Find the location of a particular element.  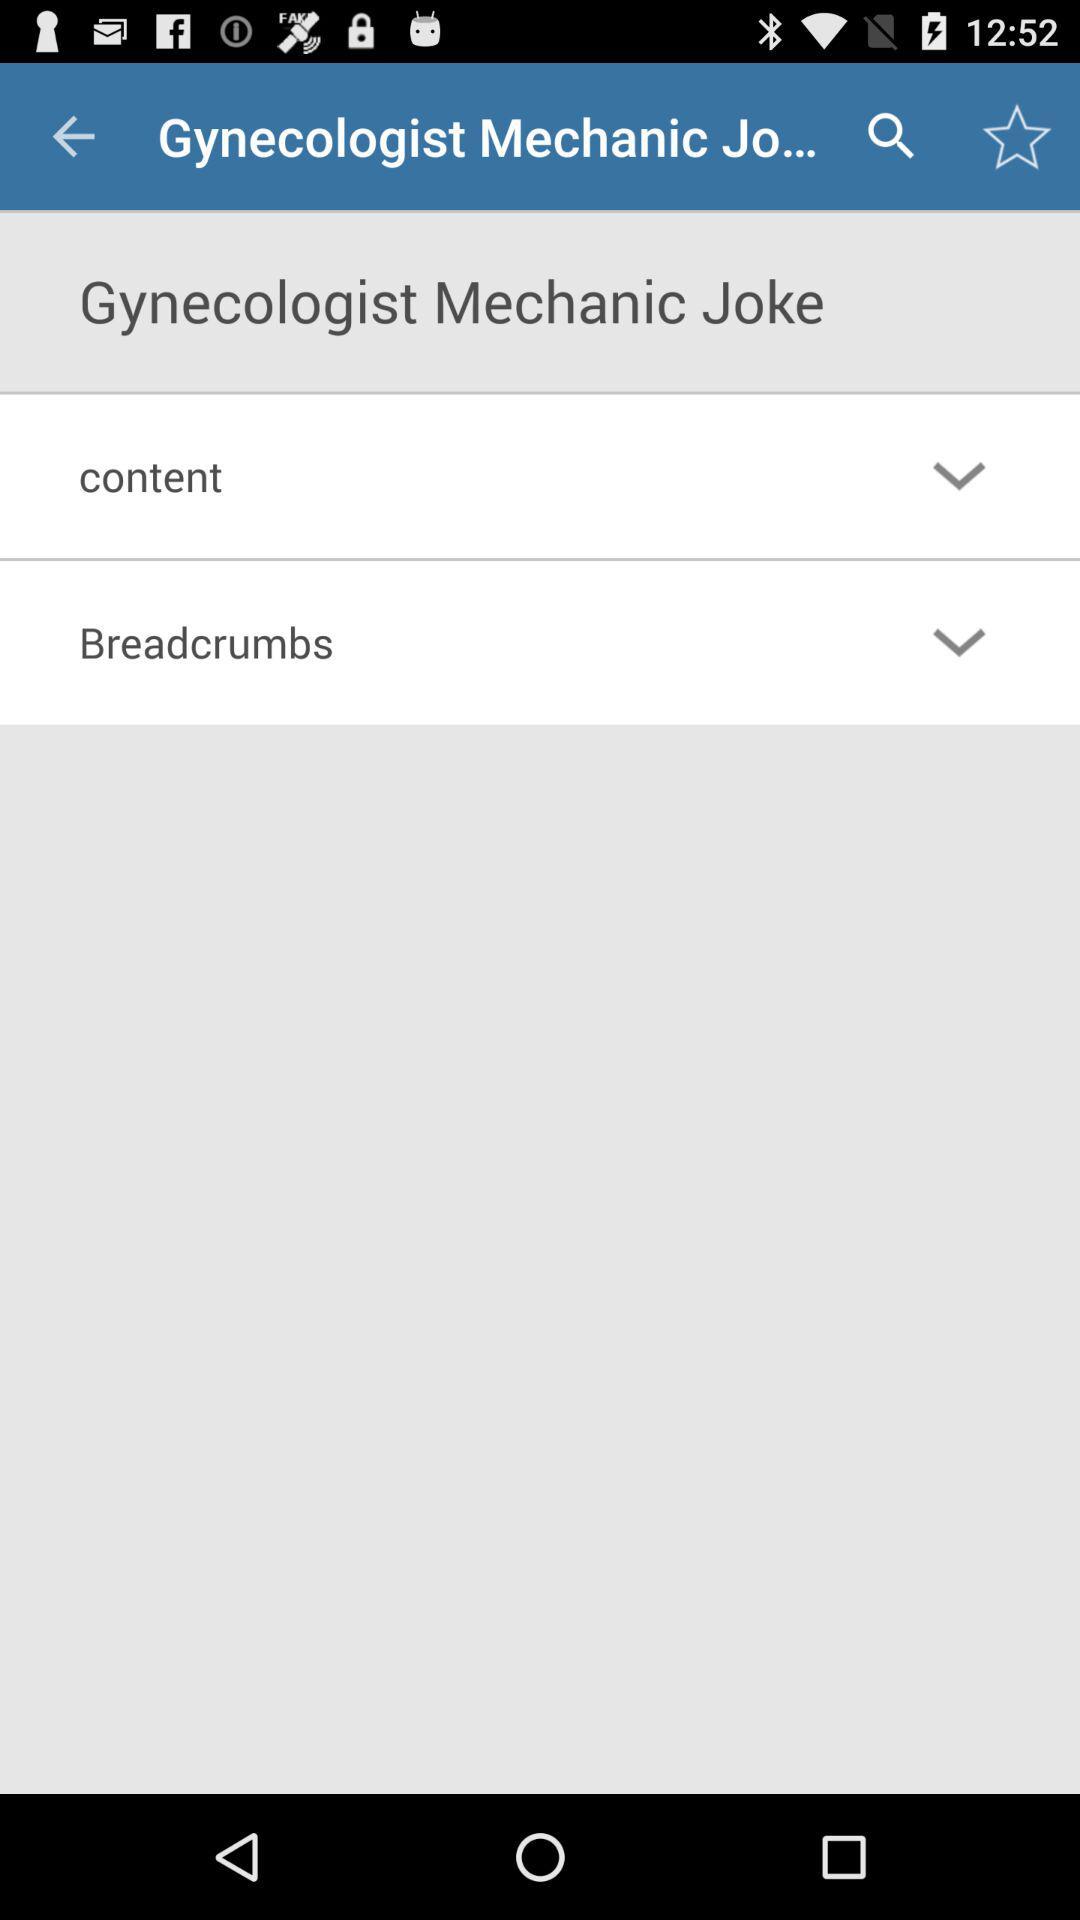

the icon to the left of gynecologist mechanic joke icon is located at coordinates (72, 135).